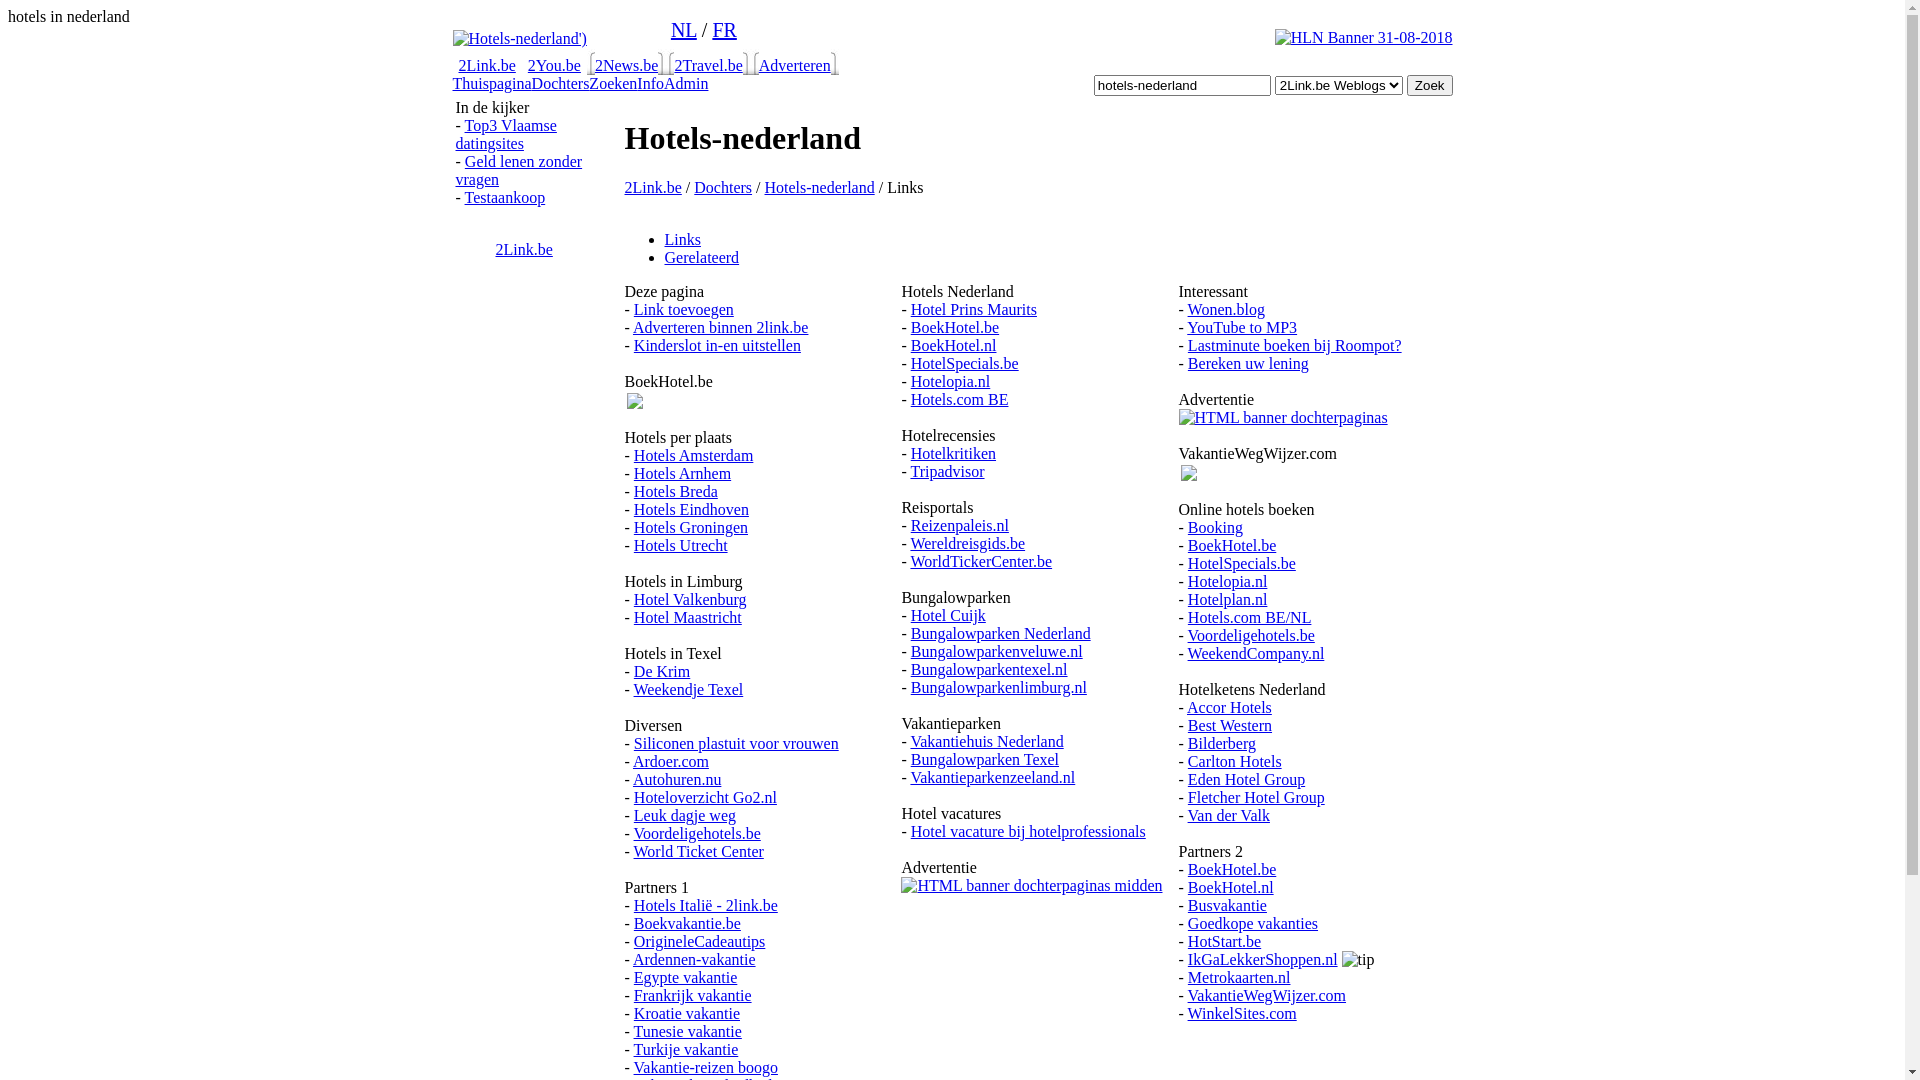 Image resolution: width=1920 pixels, height=1080 pixels. Describe the element at coordinates (594, 64) in the screenshot. I see `'2News.be'` at that location.